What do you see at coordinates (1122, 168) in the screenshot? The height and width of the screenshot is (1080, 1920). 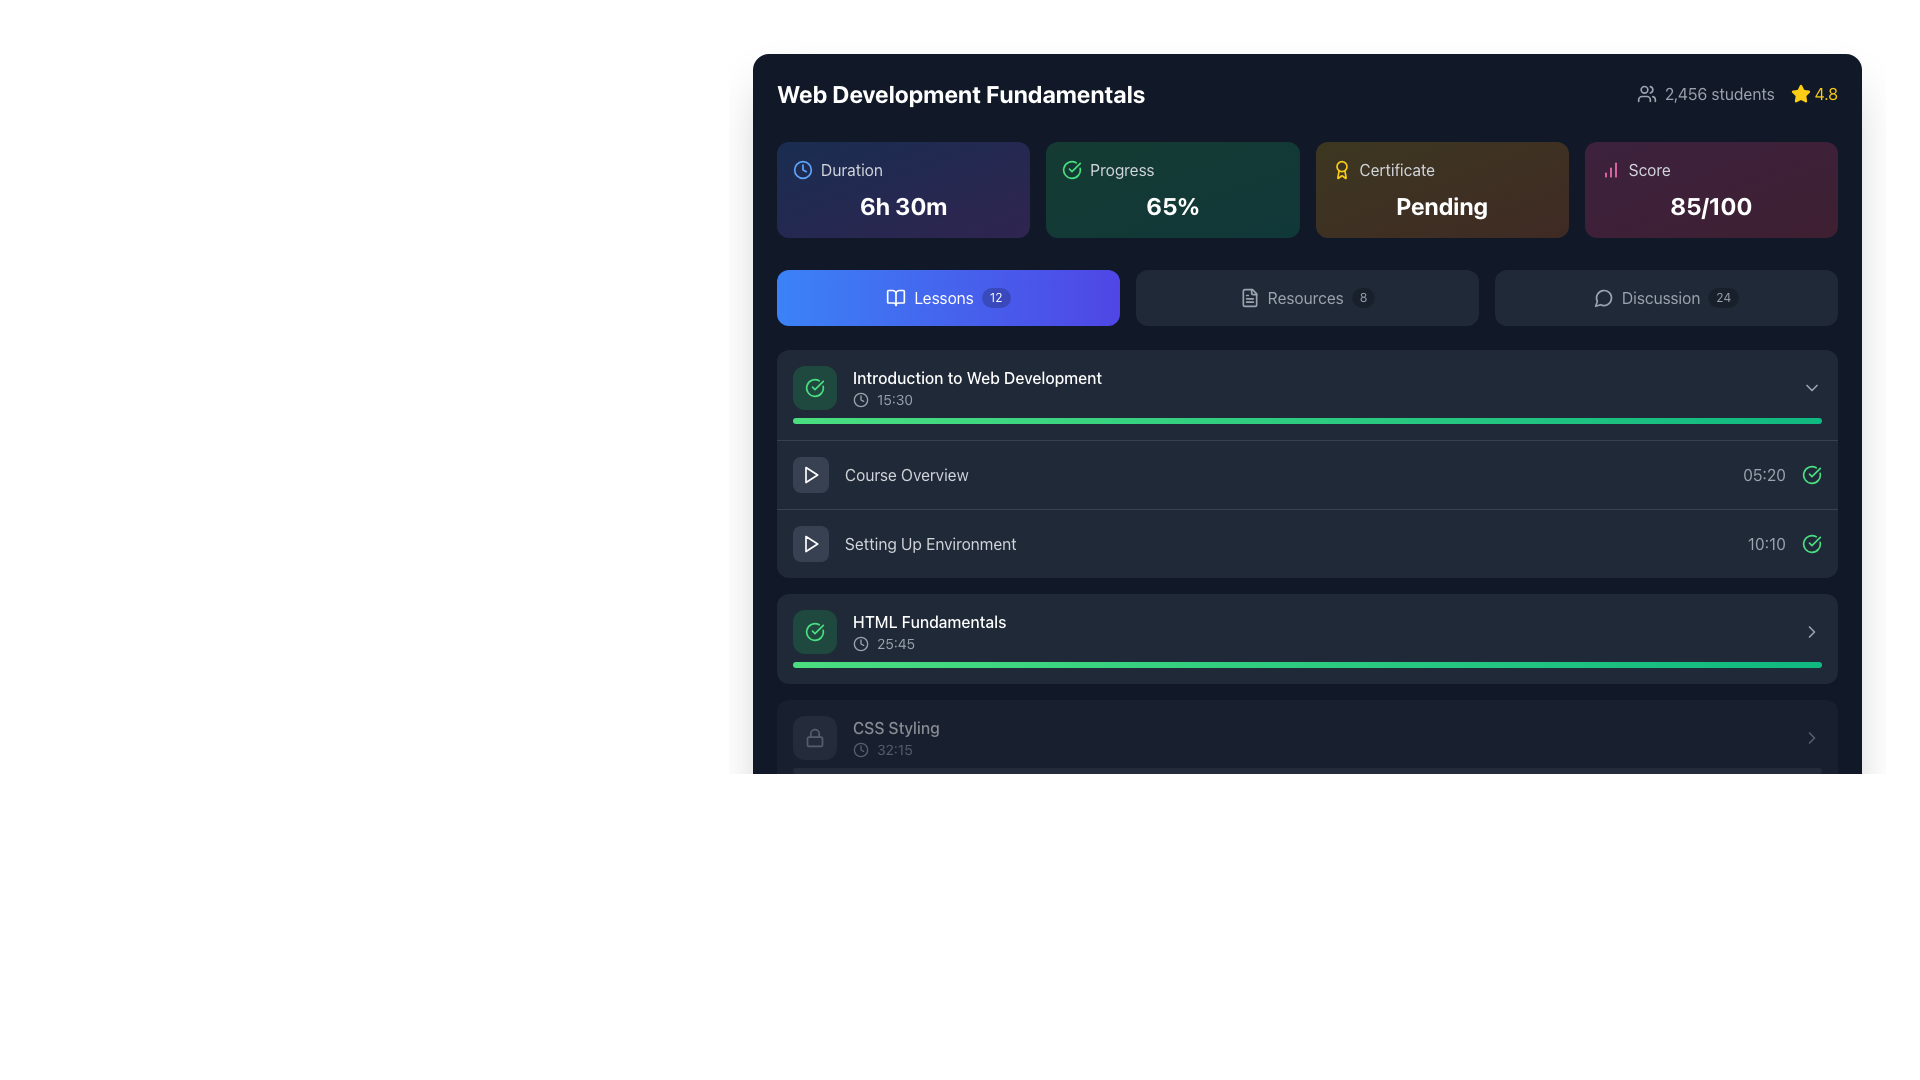 I see `the Label that describes the progress metric, which is located between the checkmark icon and the numeric progress value ('65%') in the top center area of the dashboard overview` at bounding box center [1122, 168].